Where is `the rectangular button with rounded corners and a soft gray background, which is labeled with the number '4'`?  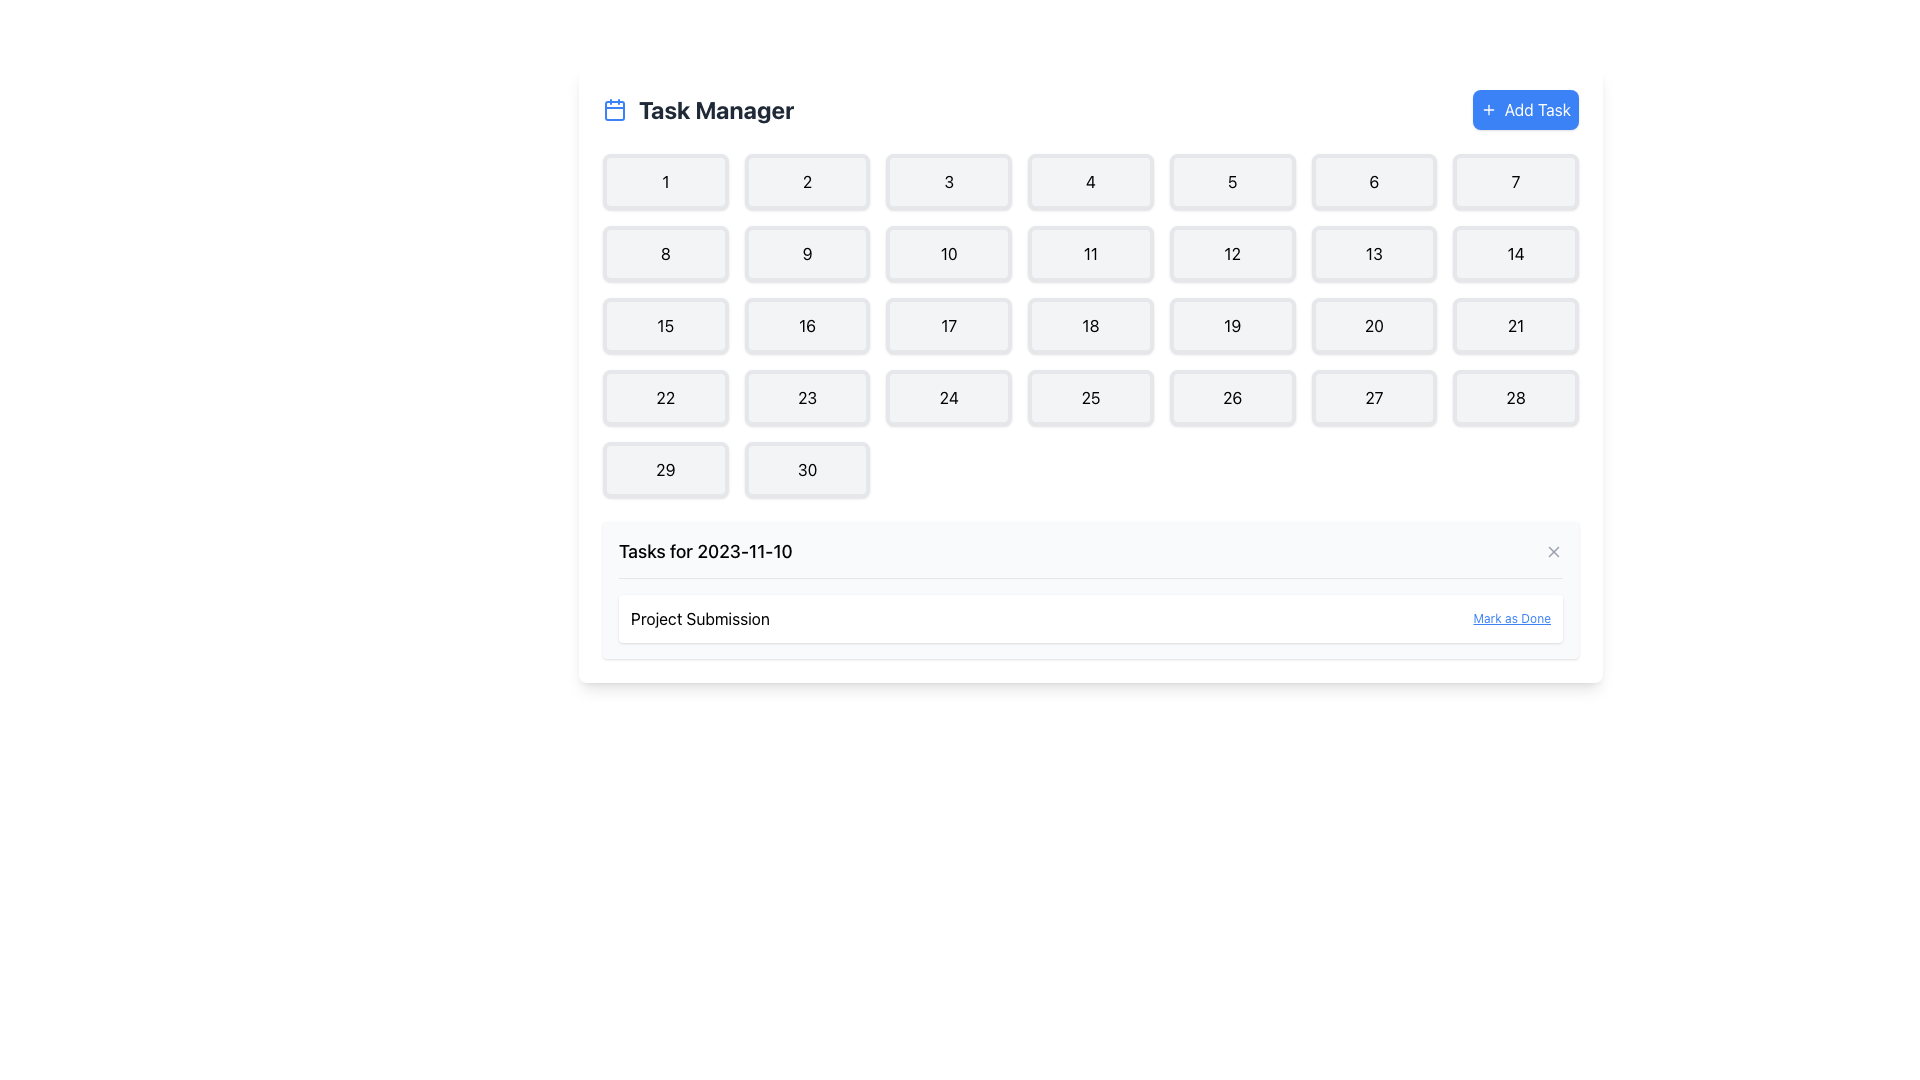 the rectangular button with rounded corners and a soft gray background, which is labeled with the number '4' is located at coordinates (1089, 181).